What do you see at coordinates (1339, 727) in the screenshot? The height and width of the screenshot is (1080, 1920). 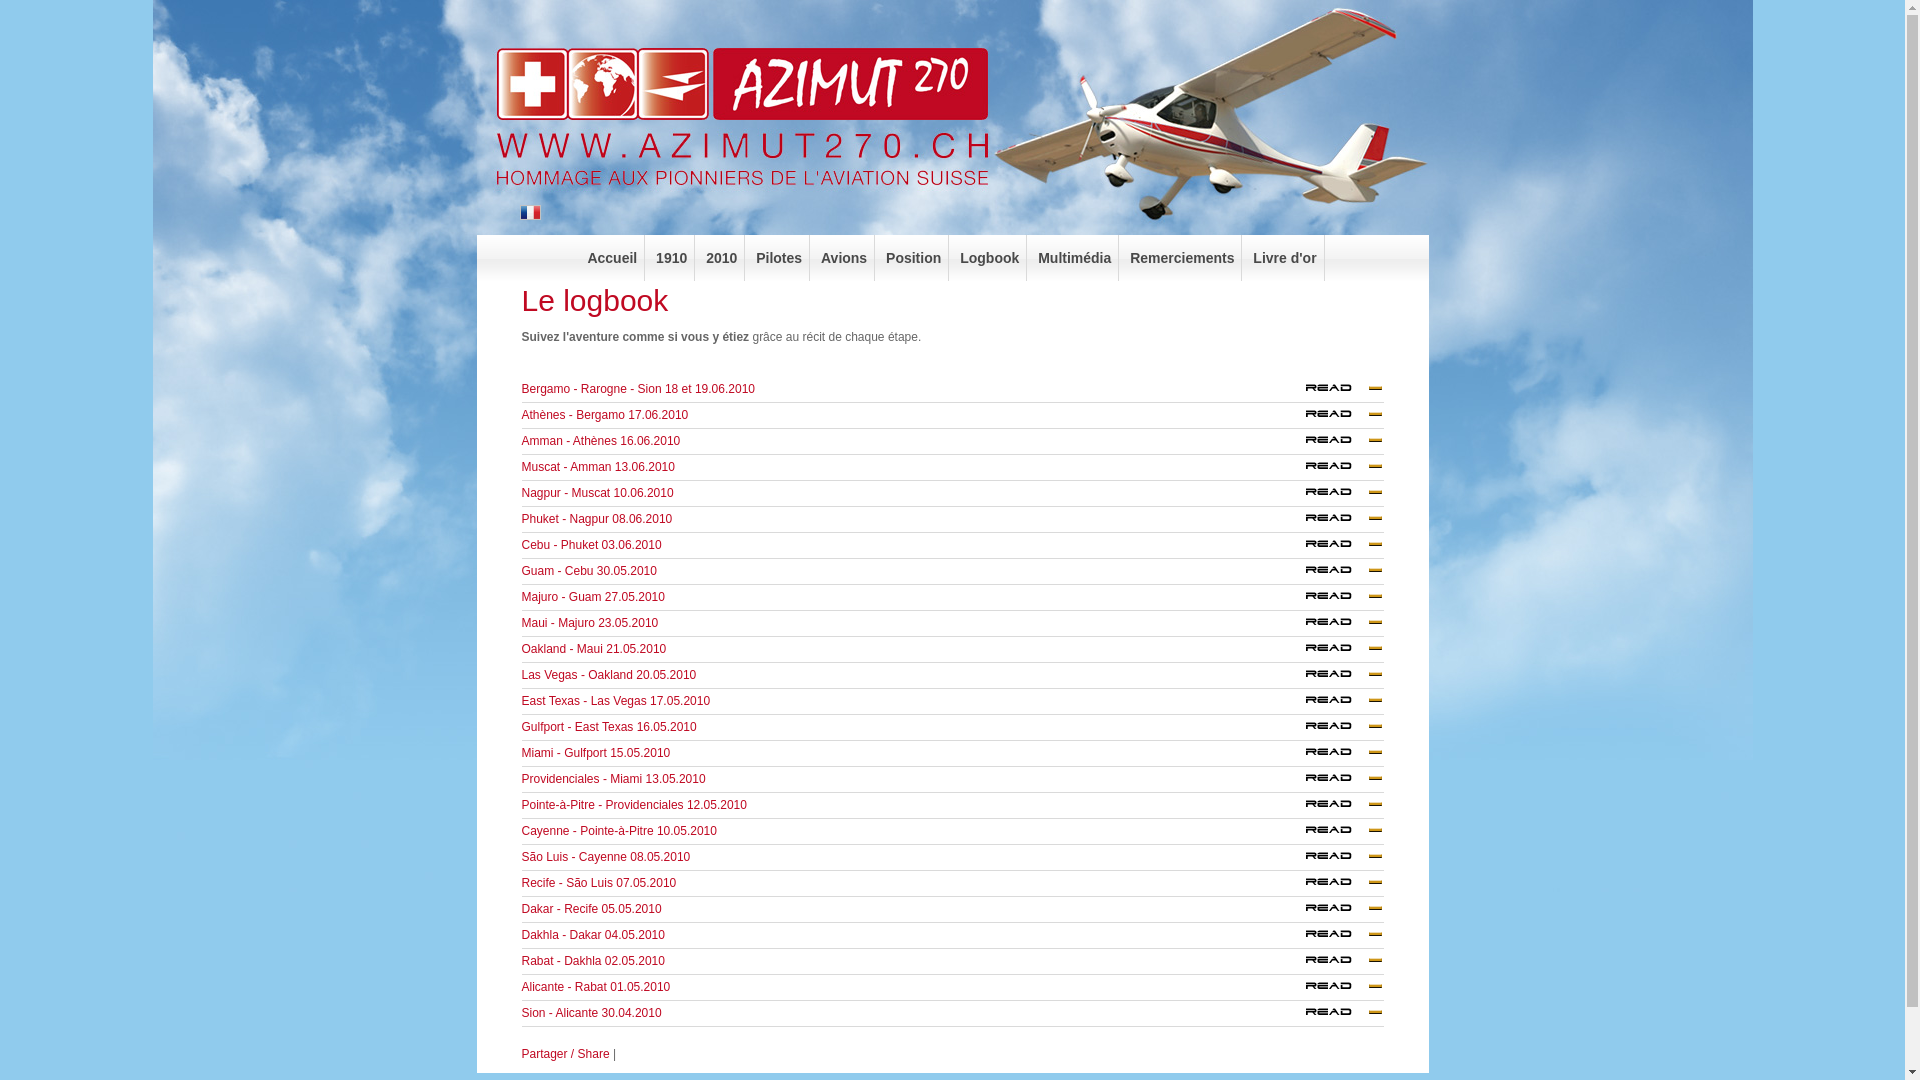 I see `'Gulfport - East Texas 16.05.2010'` at bounding box center [1339, 727].